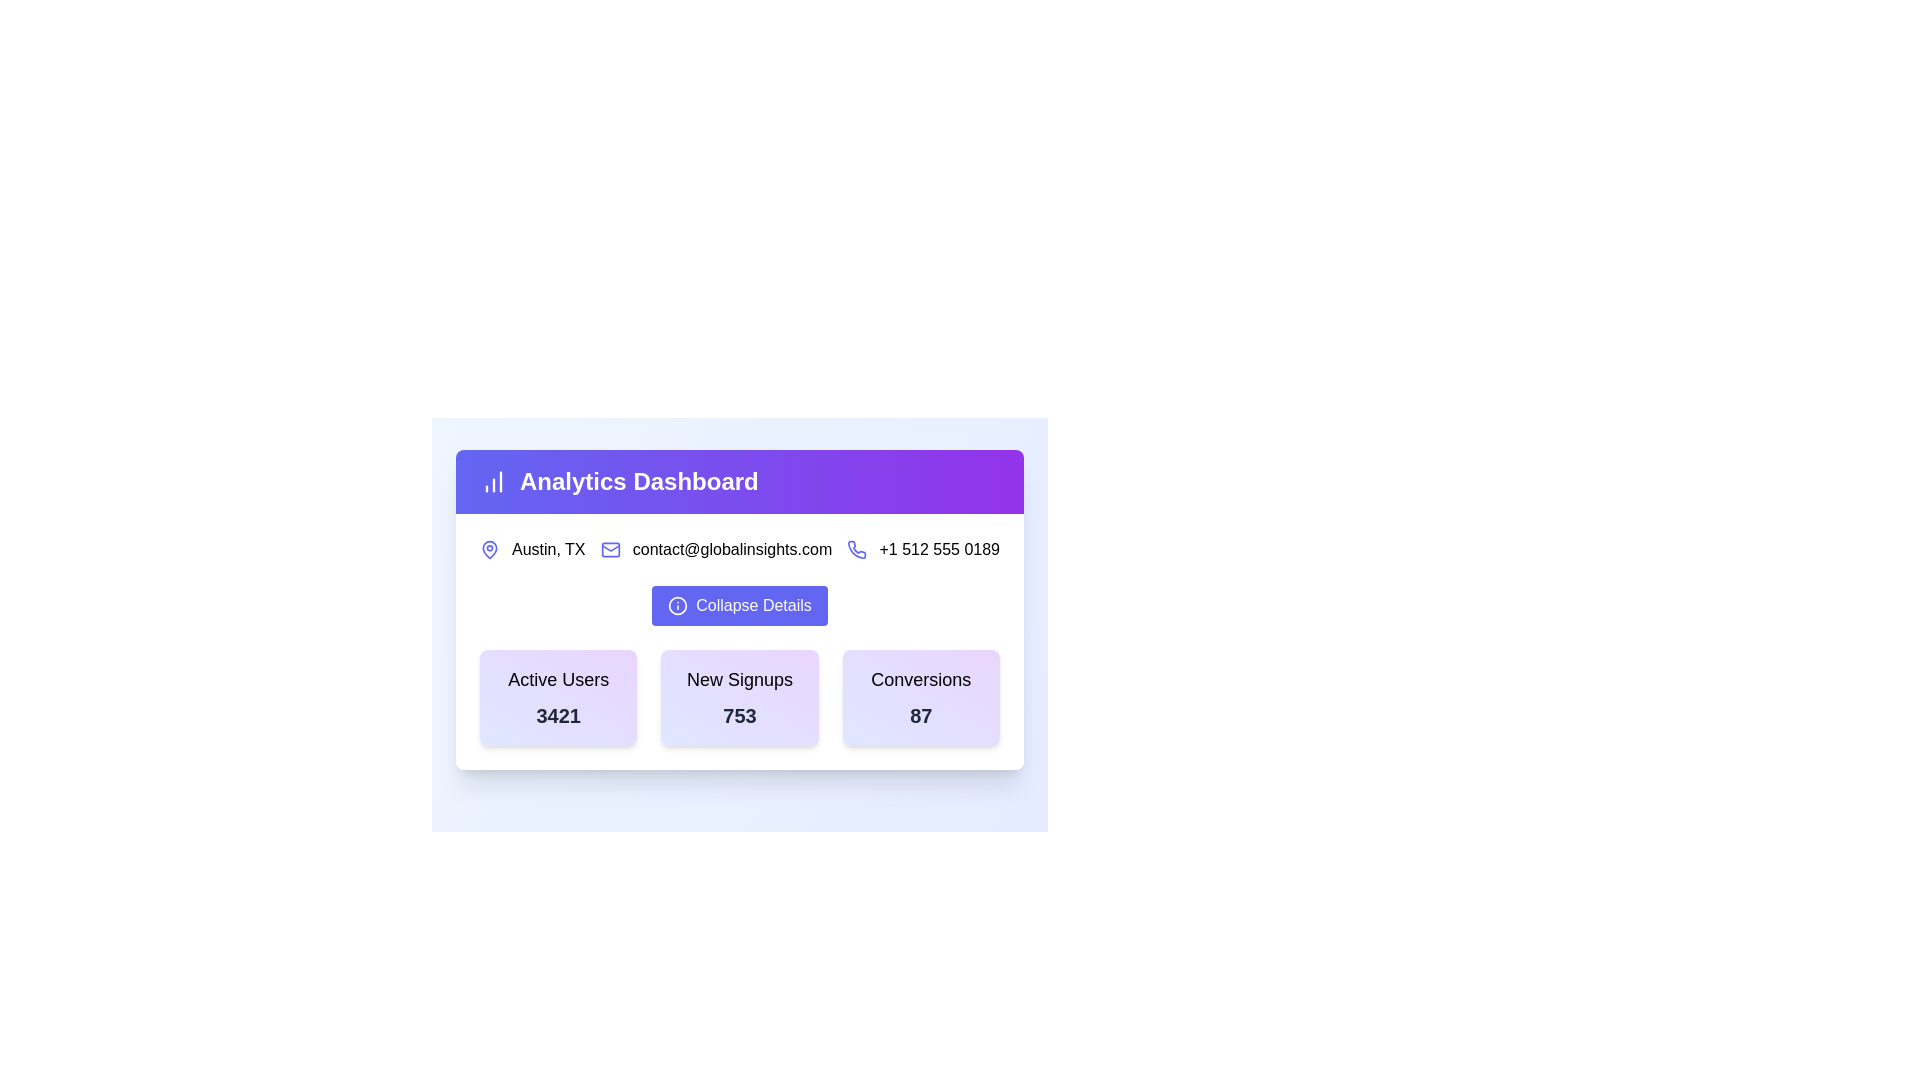 Image resolution: width=1920 pixels, height=1080 pixels. What do you see at coordinates (738, 612) in the screenshot?
I see `the 'Collapse Details' button, which has a blue background and white text, located at the center of the card layout below the contact information row` at bounding box center [738, 612].